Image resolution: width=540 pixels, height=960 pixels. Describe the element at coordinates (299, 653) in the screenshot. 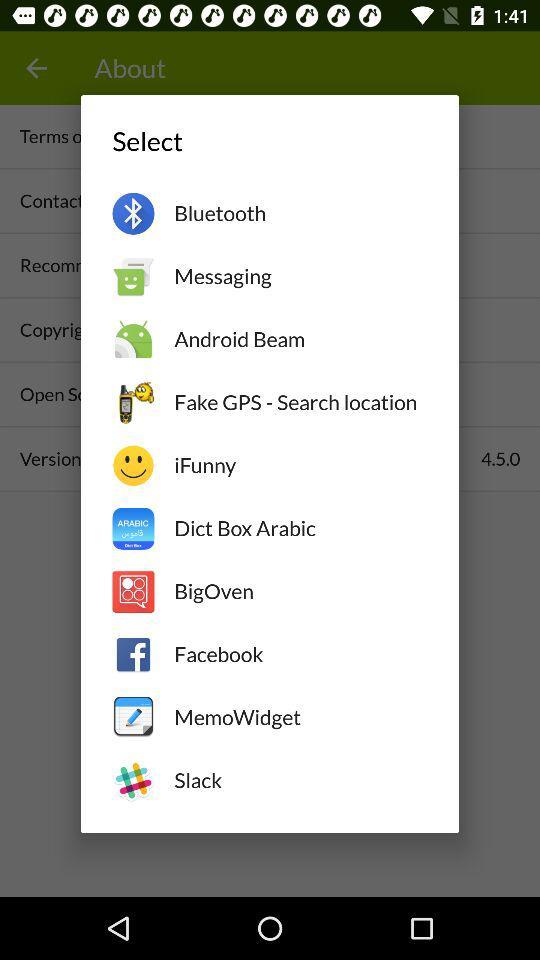

I see `facebook item` at that location.